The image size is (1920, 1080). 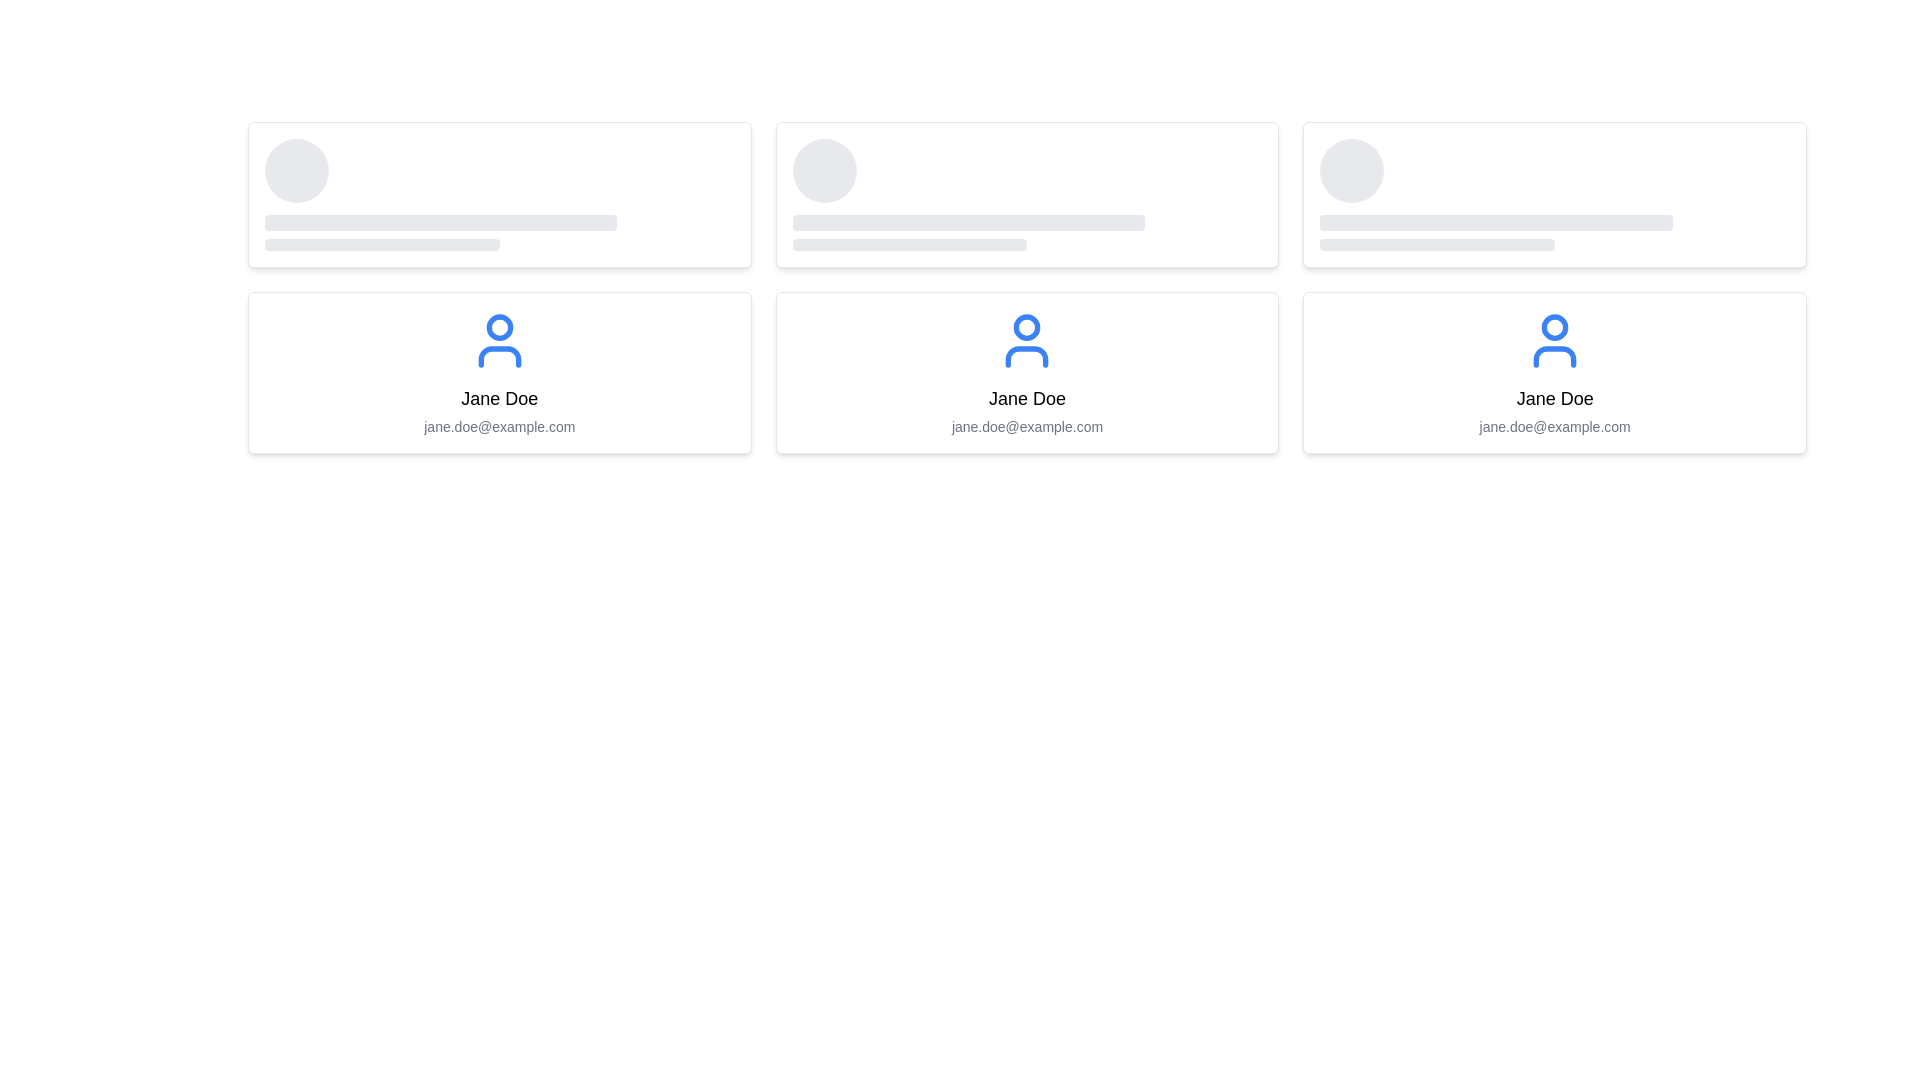 What do you see at coordinates (1027, 356) in the screenshot?
I see `the curved blue line forming the base of the user icon, which is part of a user icon graphic with a circular head and body outline, located in the center card of three identical cards in the middle row` at bounding box center [1027, 356].